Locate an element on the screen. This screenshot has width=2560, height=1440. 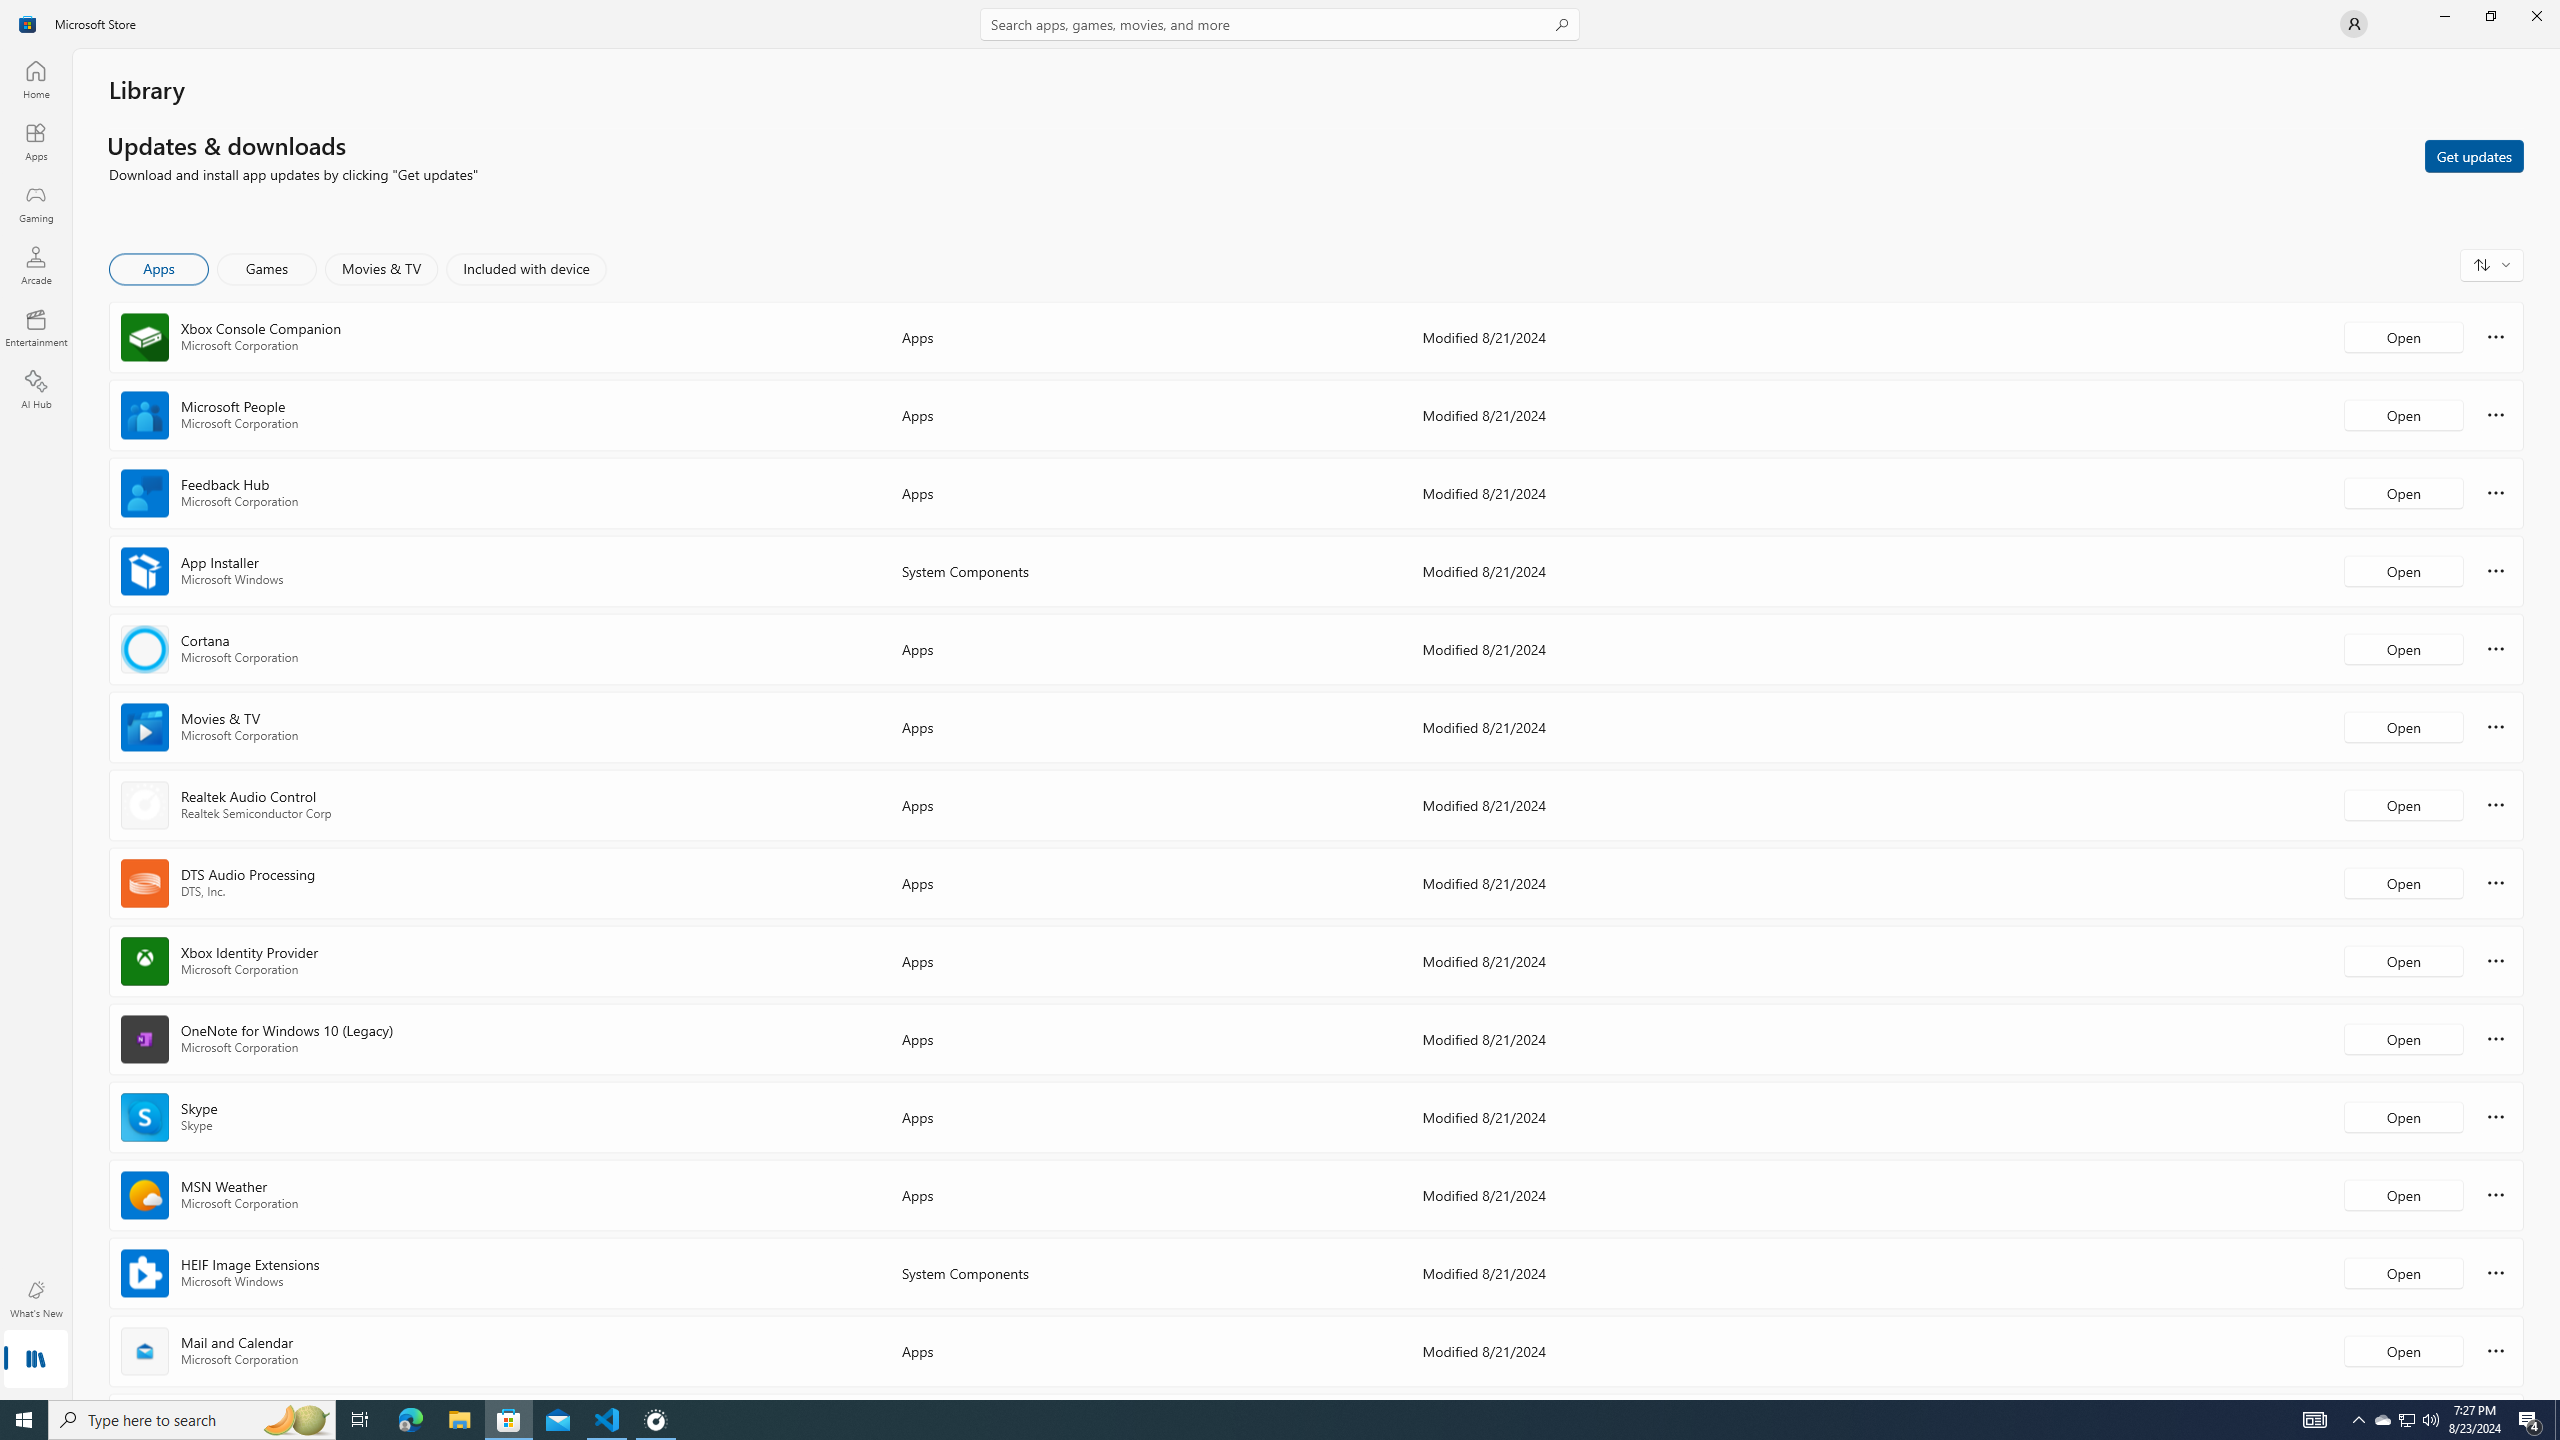
'Sort and filter' is located at coordinates (2491, 264).